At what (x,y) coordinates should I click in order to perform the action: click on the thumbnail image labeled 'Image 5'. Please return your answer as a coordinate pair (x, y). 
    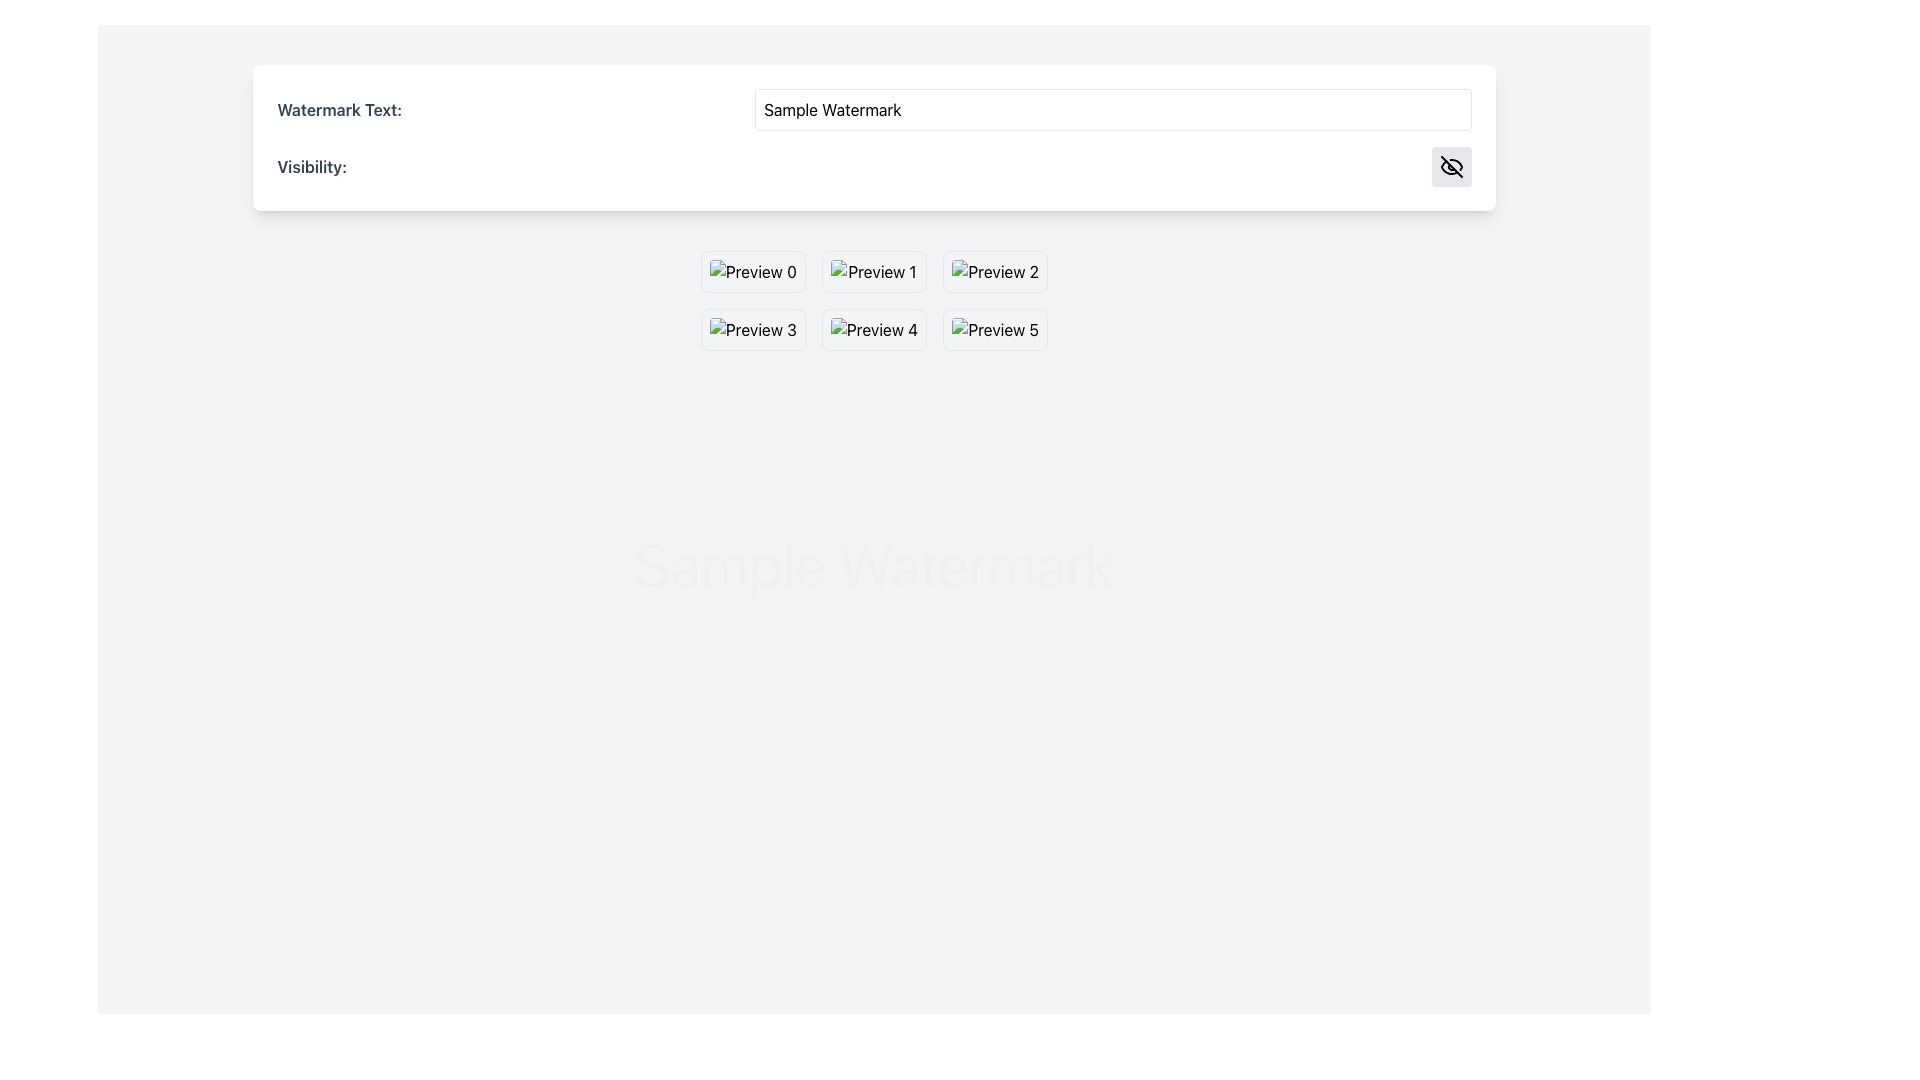
    Looking at the image, I should click on (874, 329).